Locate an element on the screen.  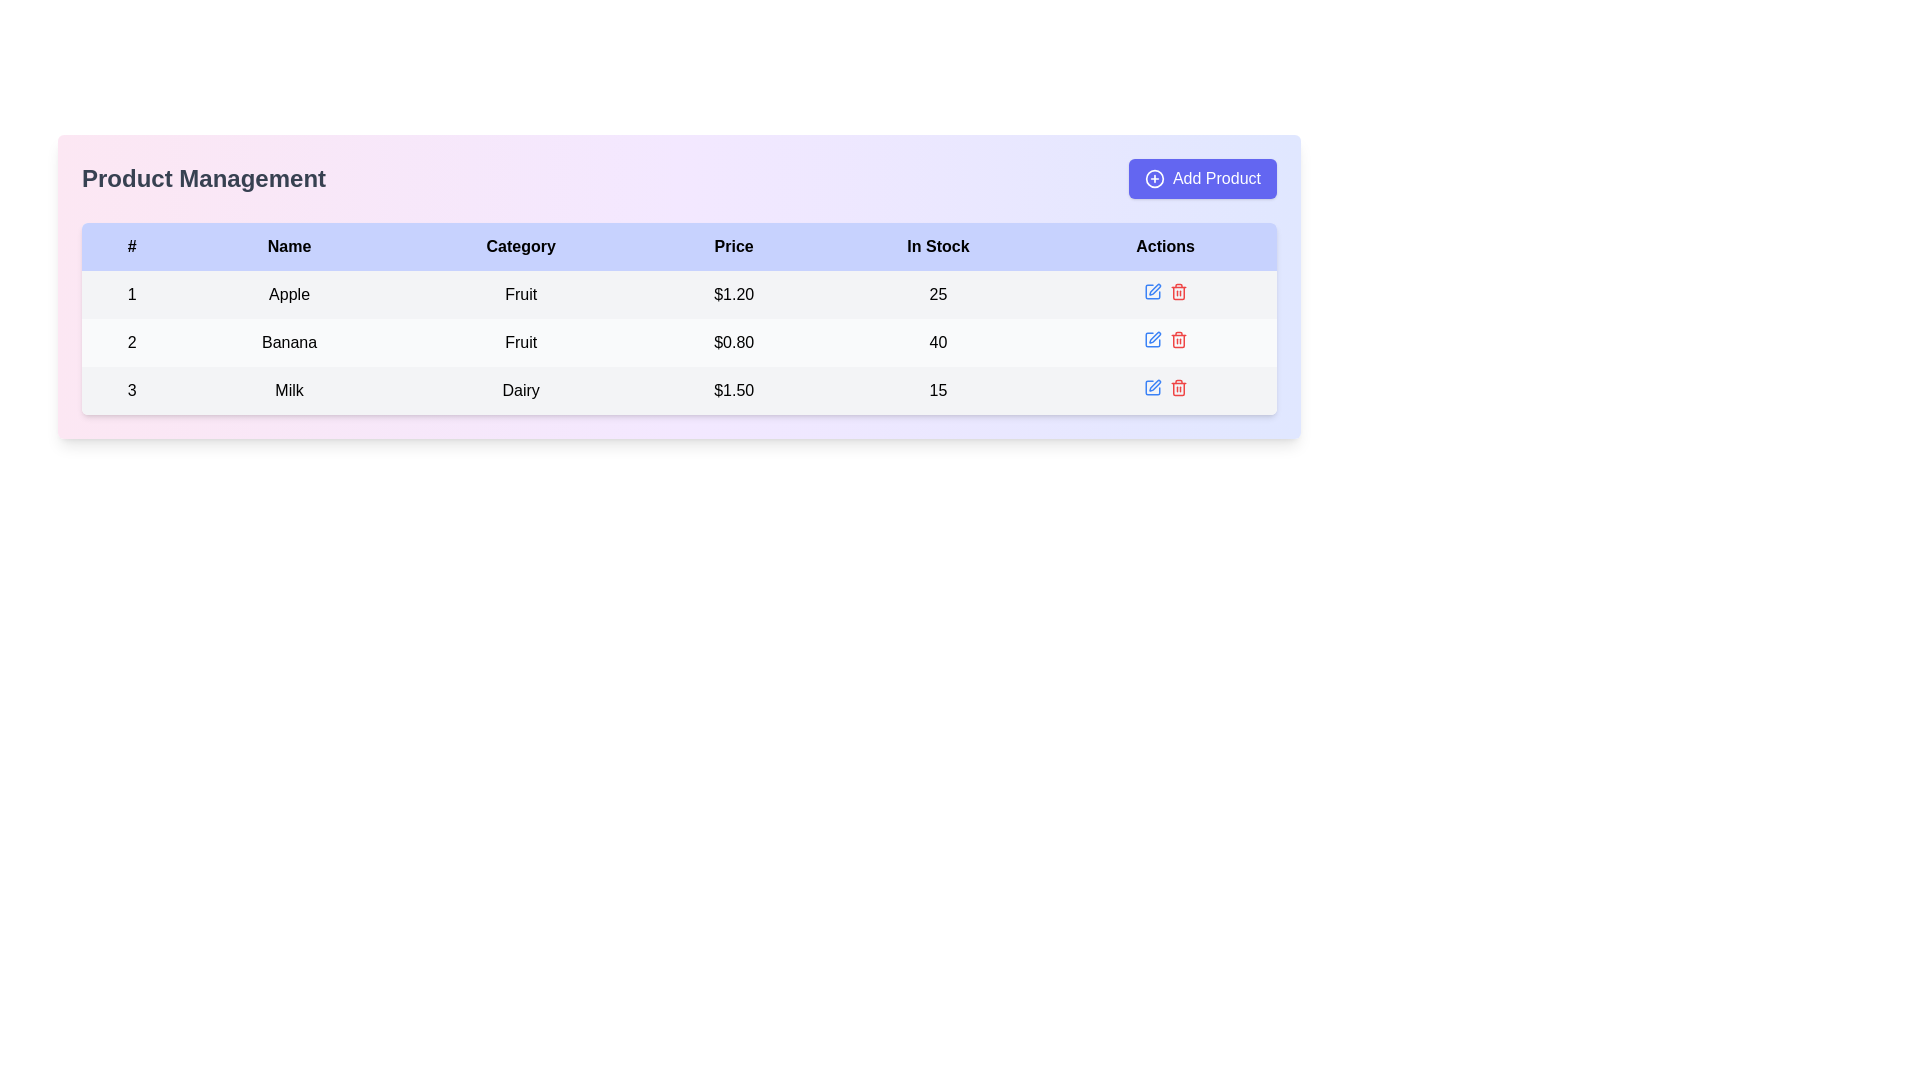
the text label displaying 'Apple' in the second cell of the first row in the table under the 'Name' column is located at coordinates (288, 294).